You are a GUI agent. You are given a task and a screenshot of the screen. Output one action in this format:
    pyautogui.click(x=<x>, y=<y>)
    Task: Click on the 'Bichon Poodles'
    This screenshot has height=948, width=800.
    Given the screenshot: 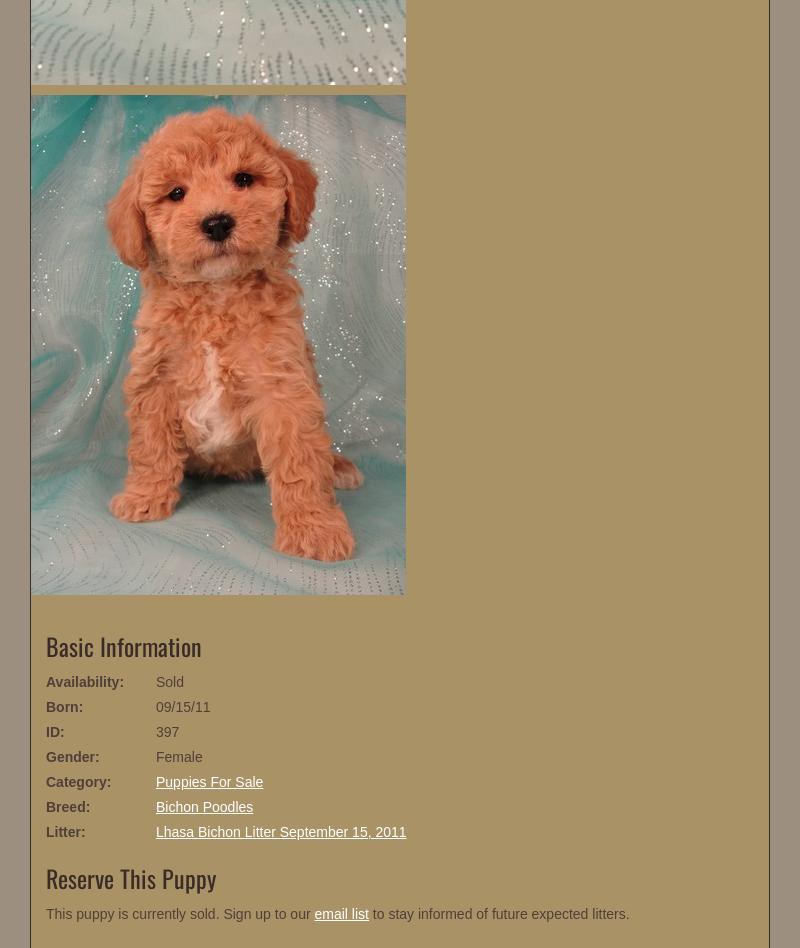 What is the action you would take?
    pyautogui.click(x=204, y=807)
    